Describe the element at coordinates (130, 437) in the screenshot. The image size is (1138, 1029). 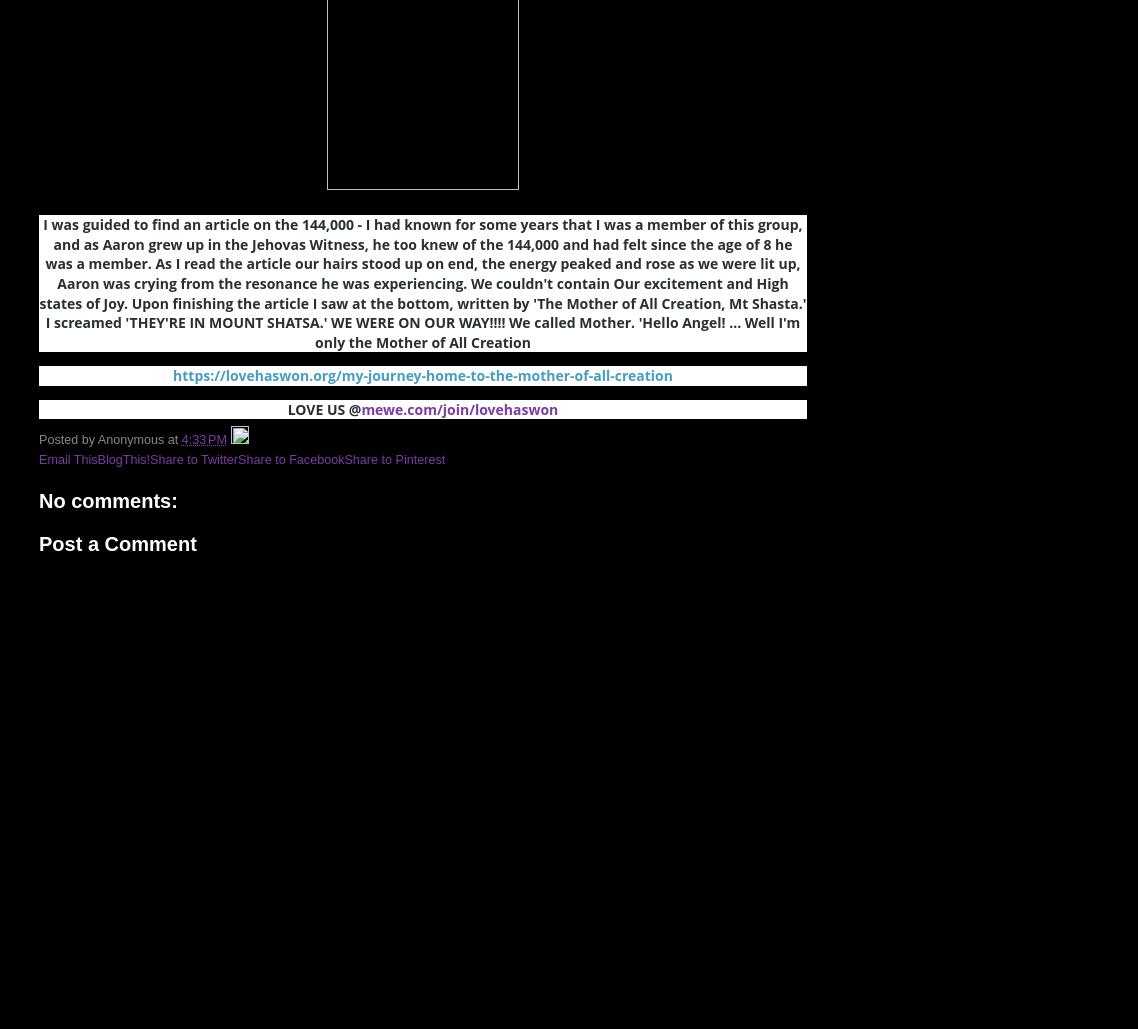
I see `'Anonymous'` at that location.